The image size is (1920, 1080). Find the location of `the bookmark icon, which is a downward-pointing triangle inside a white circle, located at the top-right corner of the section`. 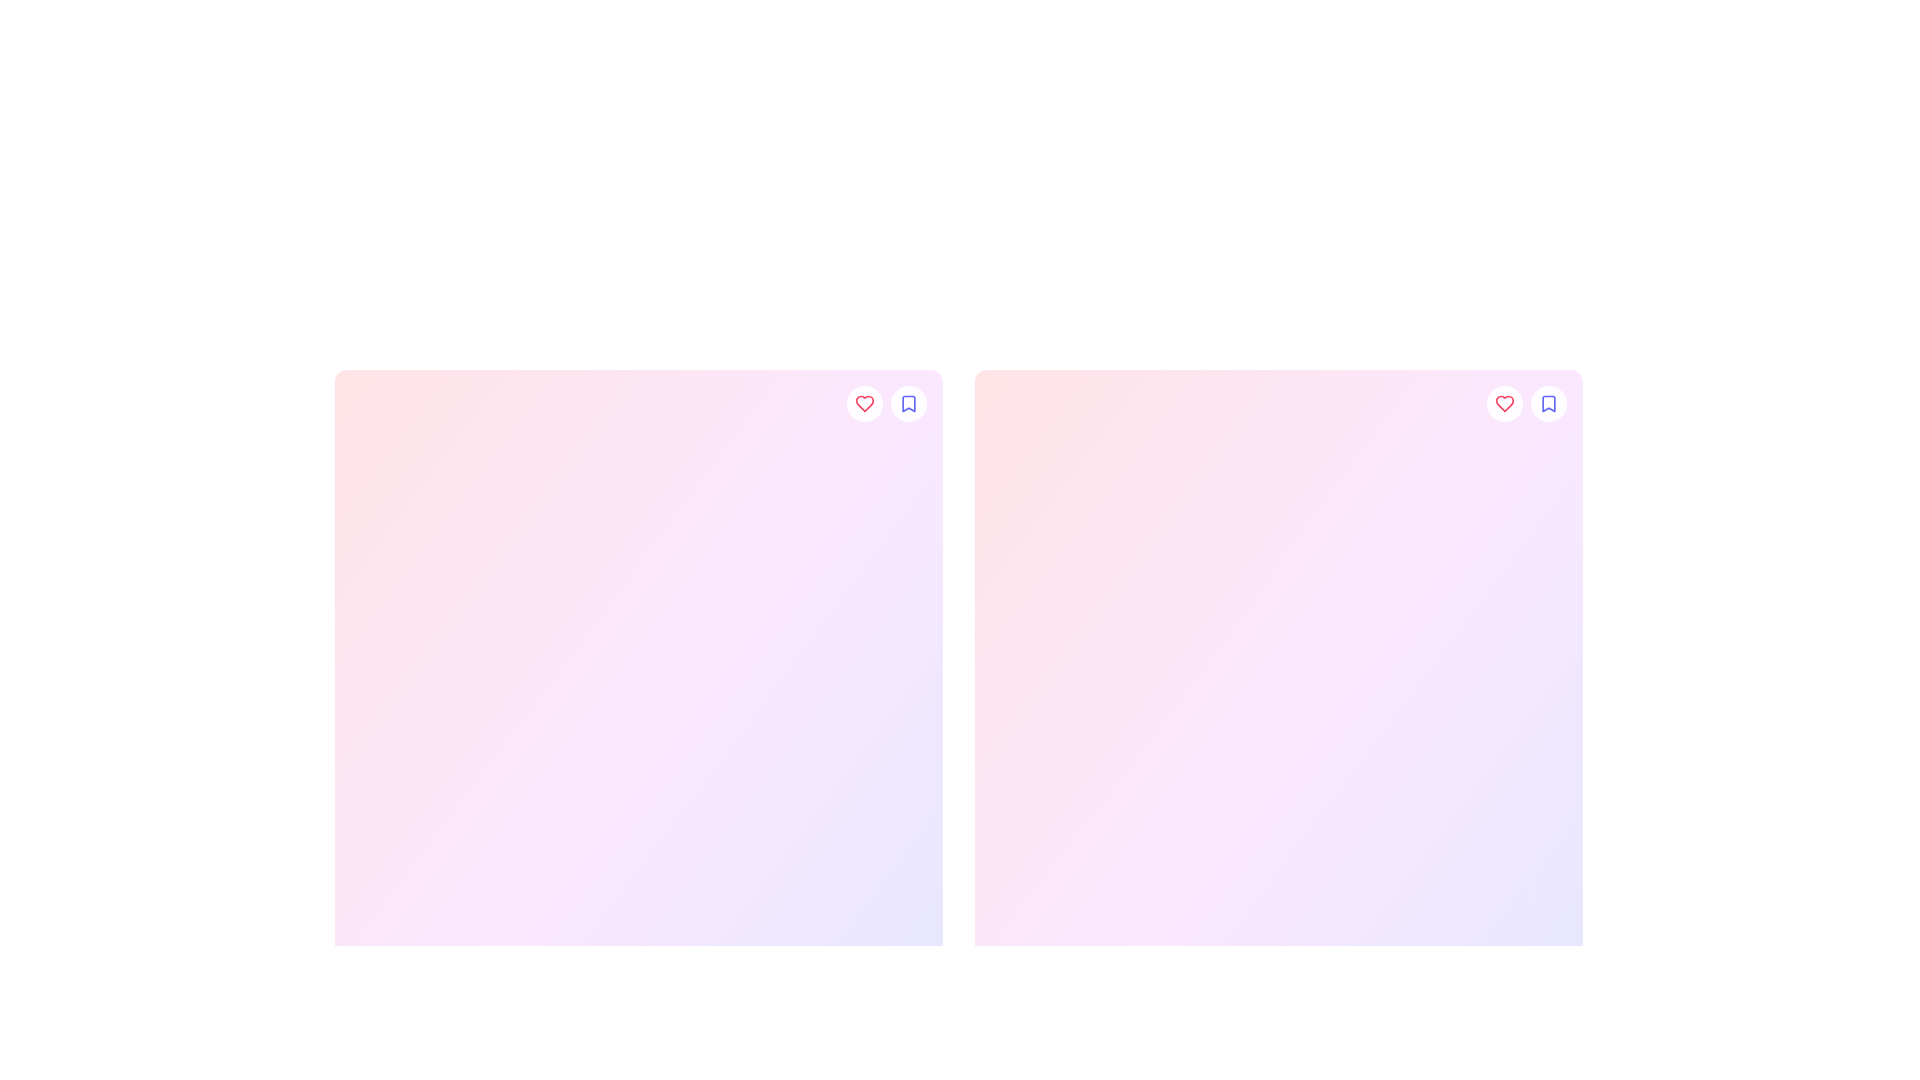

the bookmark icon, which is a downward-pointing triangle inside a white circle, located at the top-right corner of the section is located at coordinates (1548, 404).